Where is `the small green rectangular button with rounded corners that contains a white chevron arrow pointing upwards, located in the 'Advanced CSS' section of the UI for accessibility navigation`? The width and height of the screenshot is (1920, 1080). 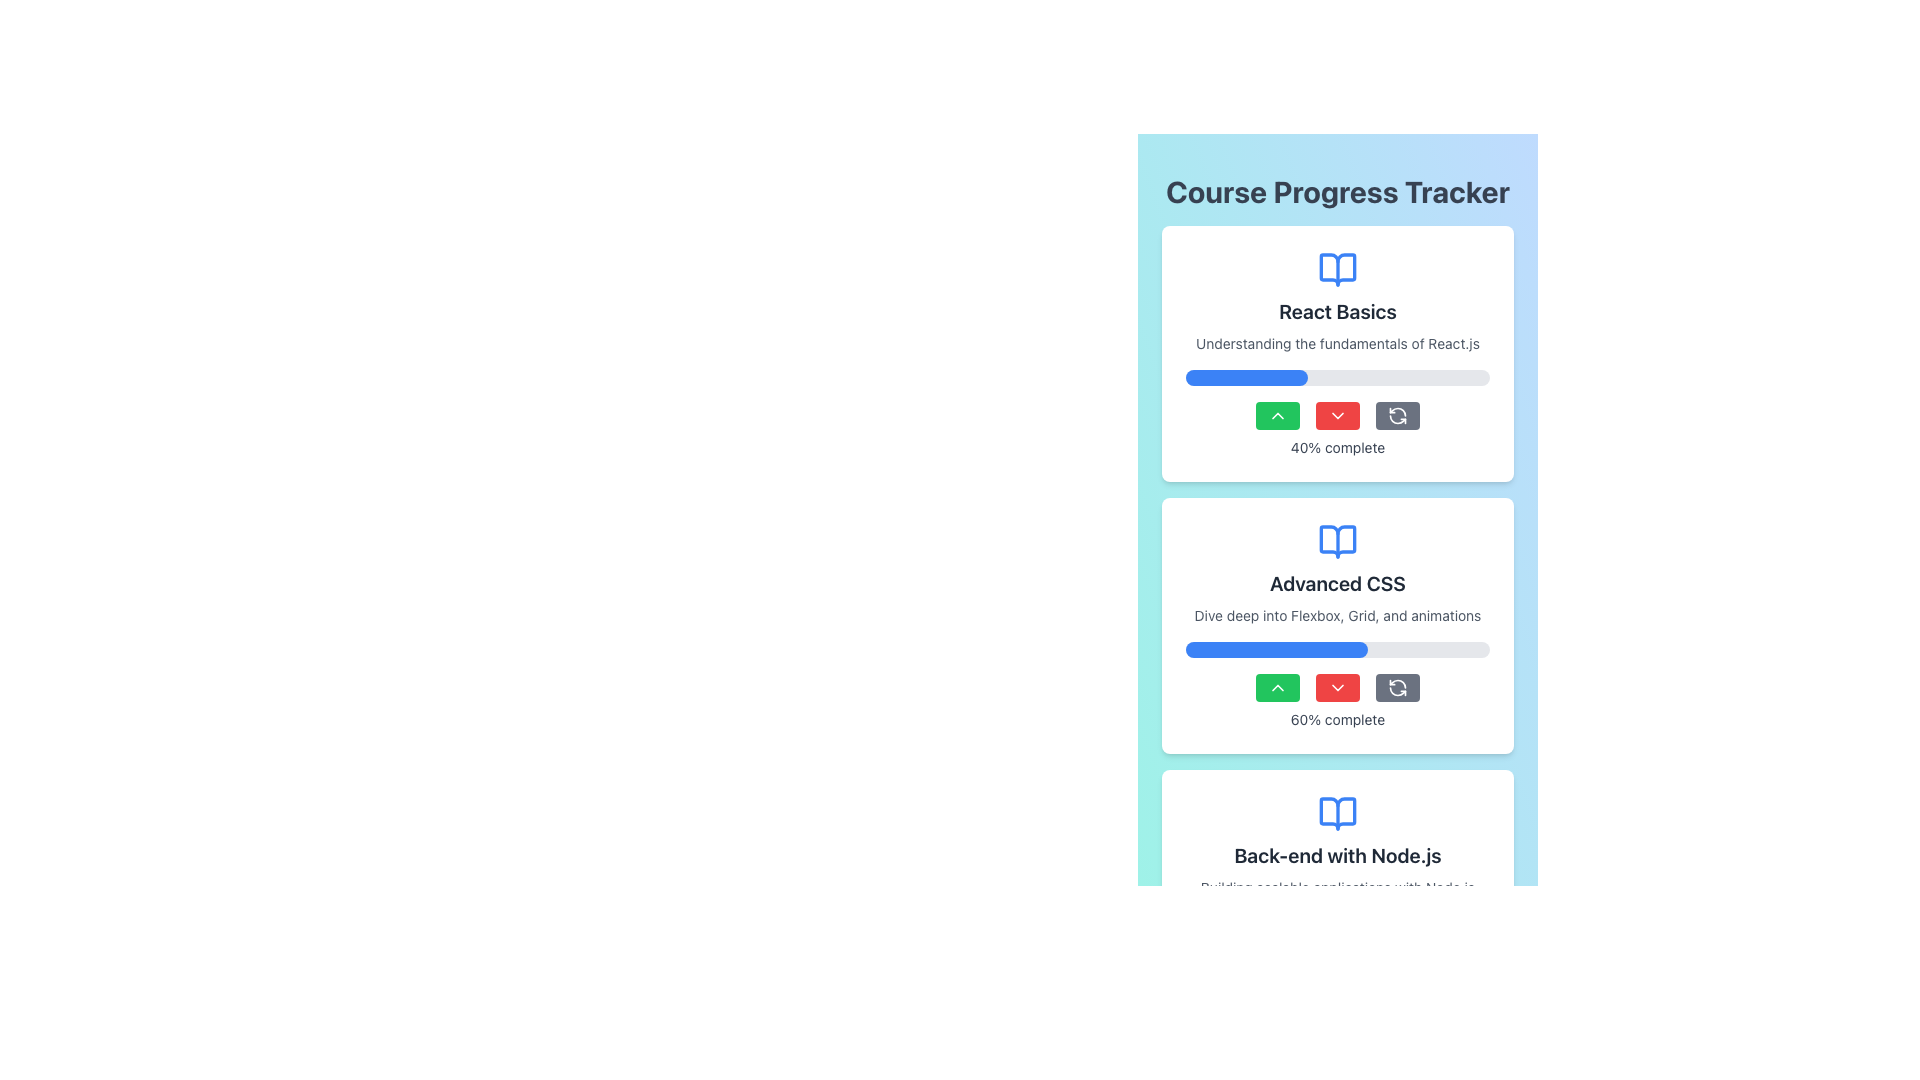 the small green rectangular button with rounded corners that contains a white chevron arrow pointing upwards, located in the 'Advanced CSS' section of the UI for accessibility navigation is located at coordinates (1276, 686).